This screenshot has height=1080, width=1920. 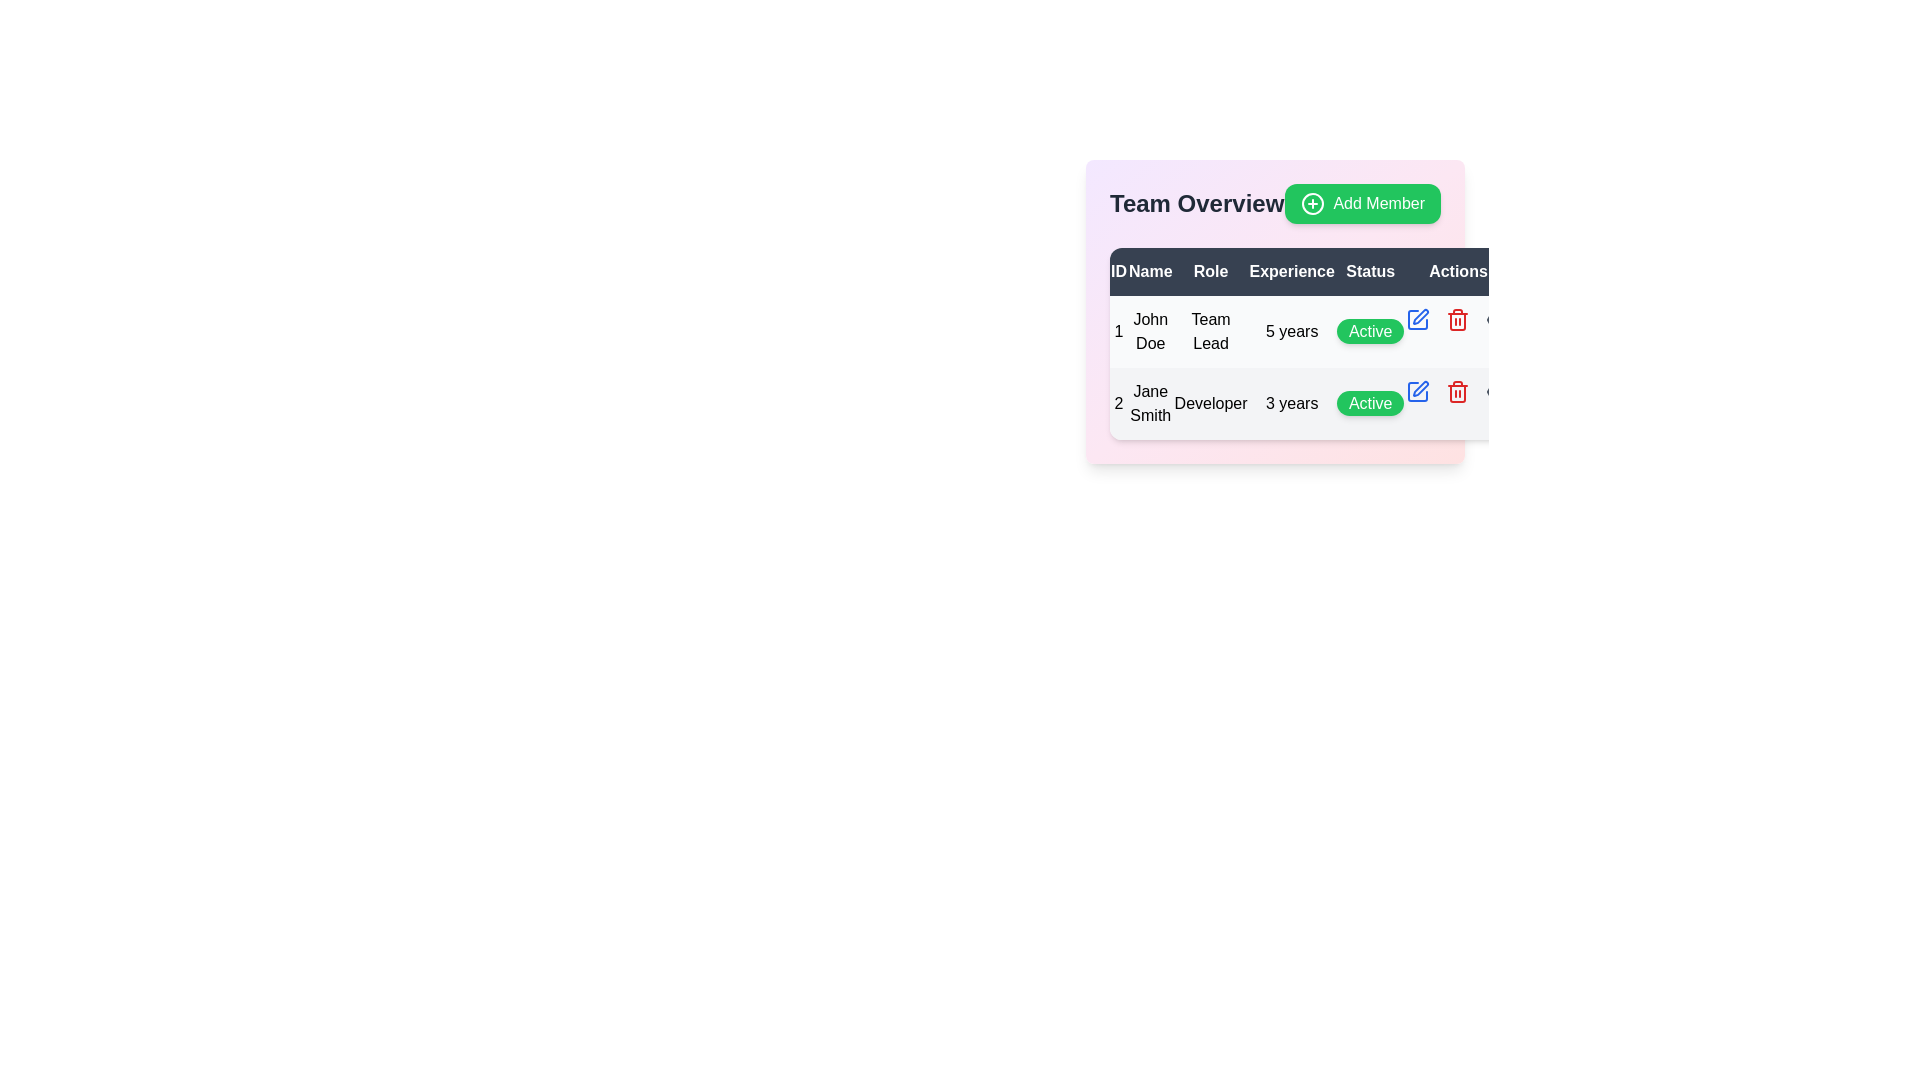 I want to click on the first row of the 'Team Overview' table to edit the member details, so click(x=1310, y=330).